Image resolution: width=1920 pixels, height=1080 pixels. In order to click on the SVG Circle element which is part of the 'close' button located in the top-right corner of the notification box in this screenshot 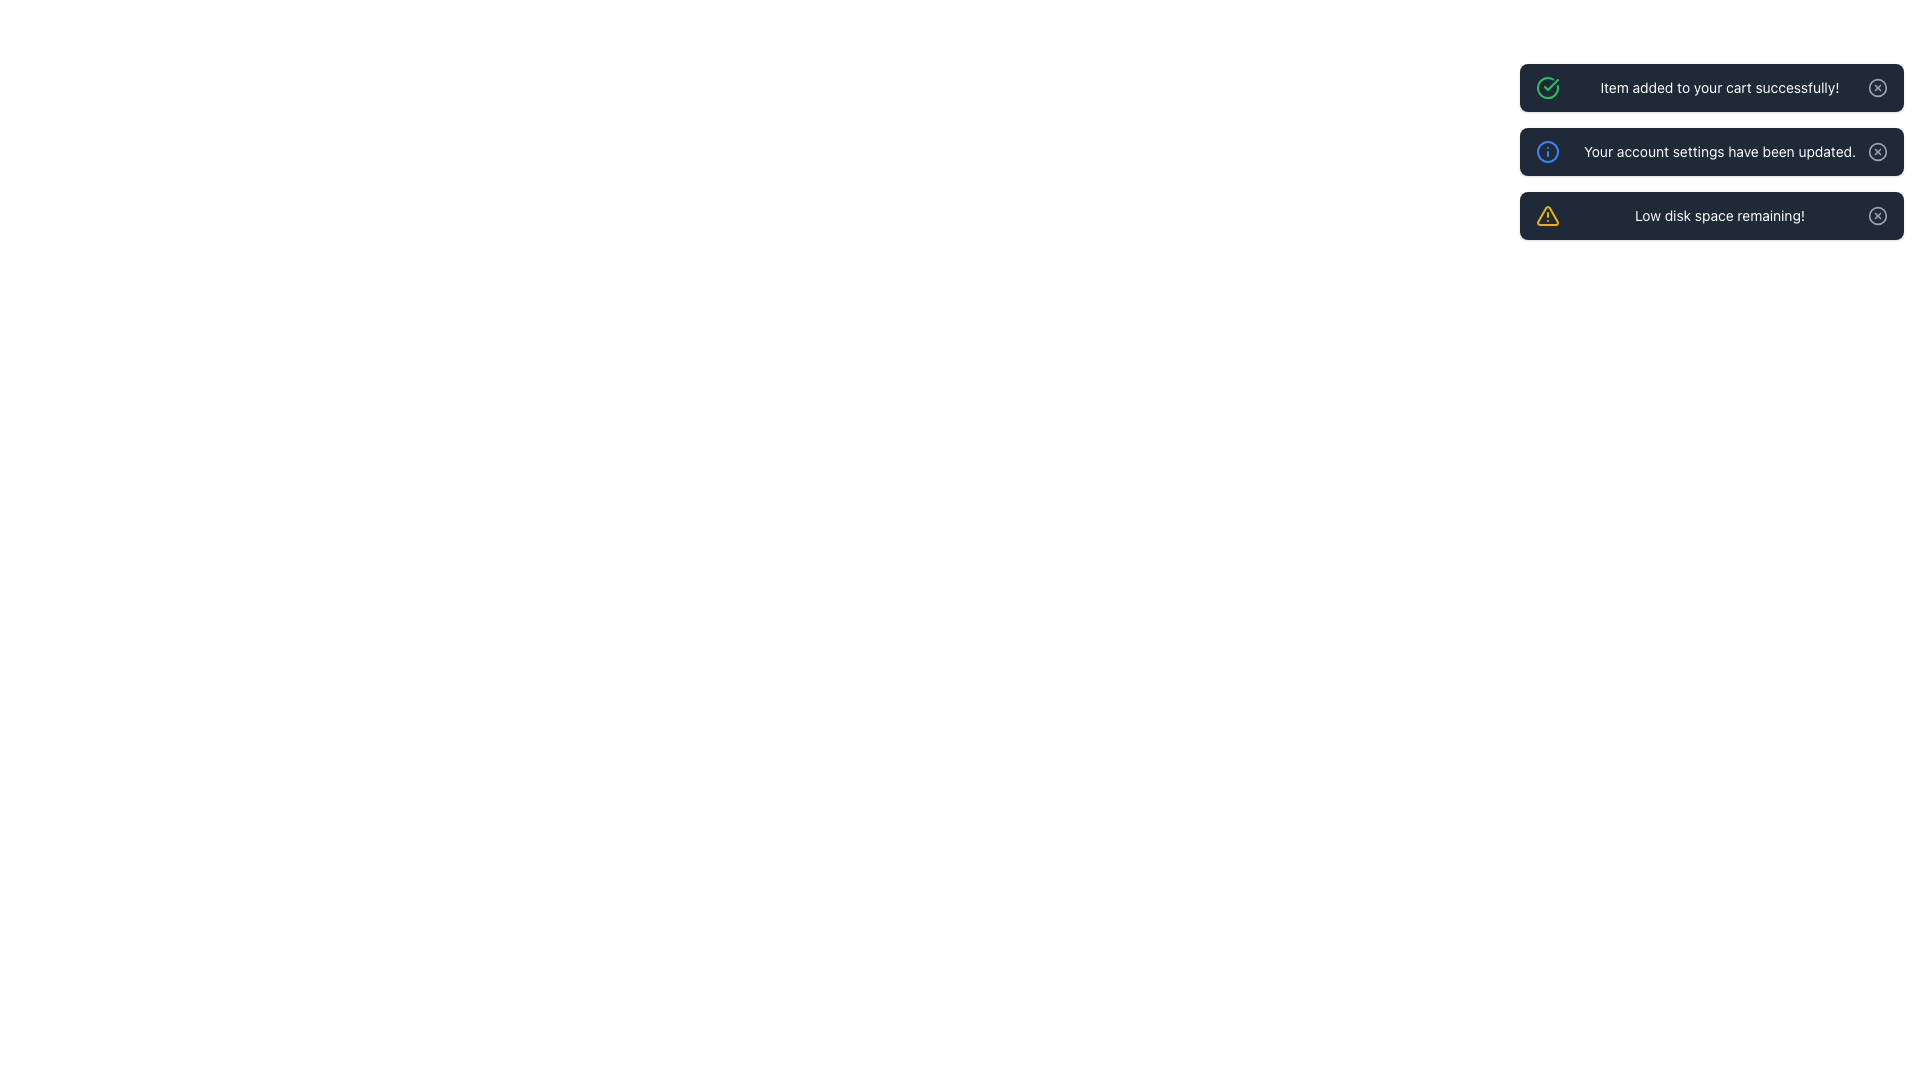, I will do `click(1876, 87)`.